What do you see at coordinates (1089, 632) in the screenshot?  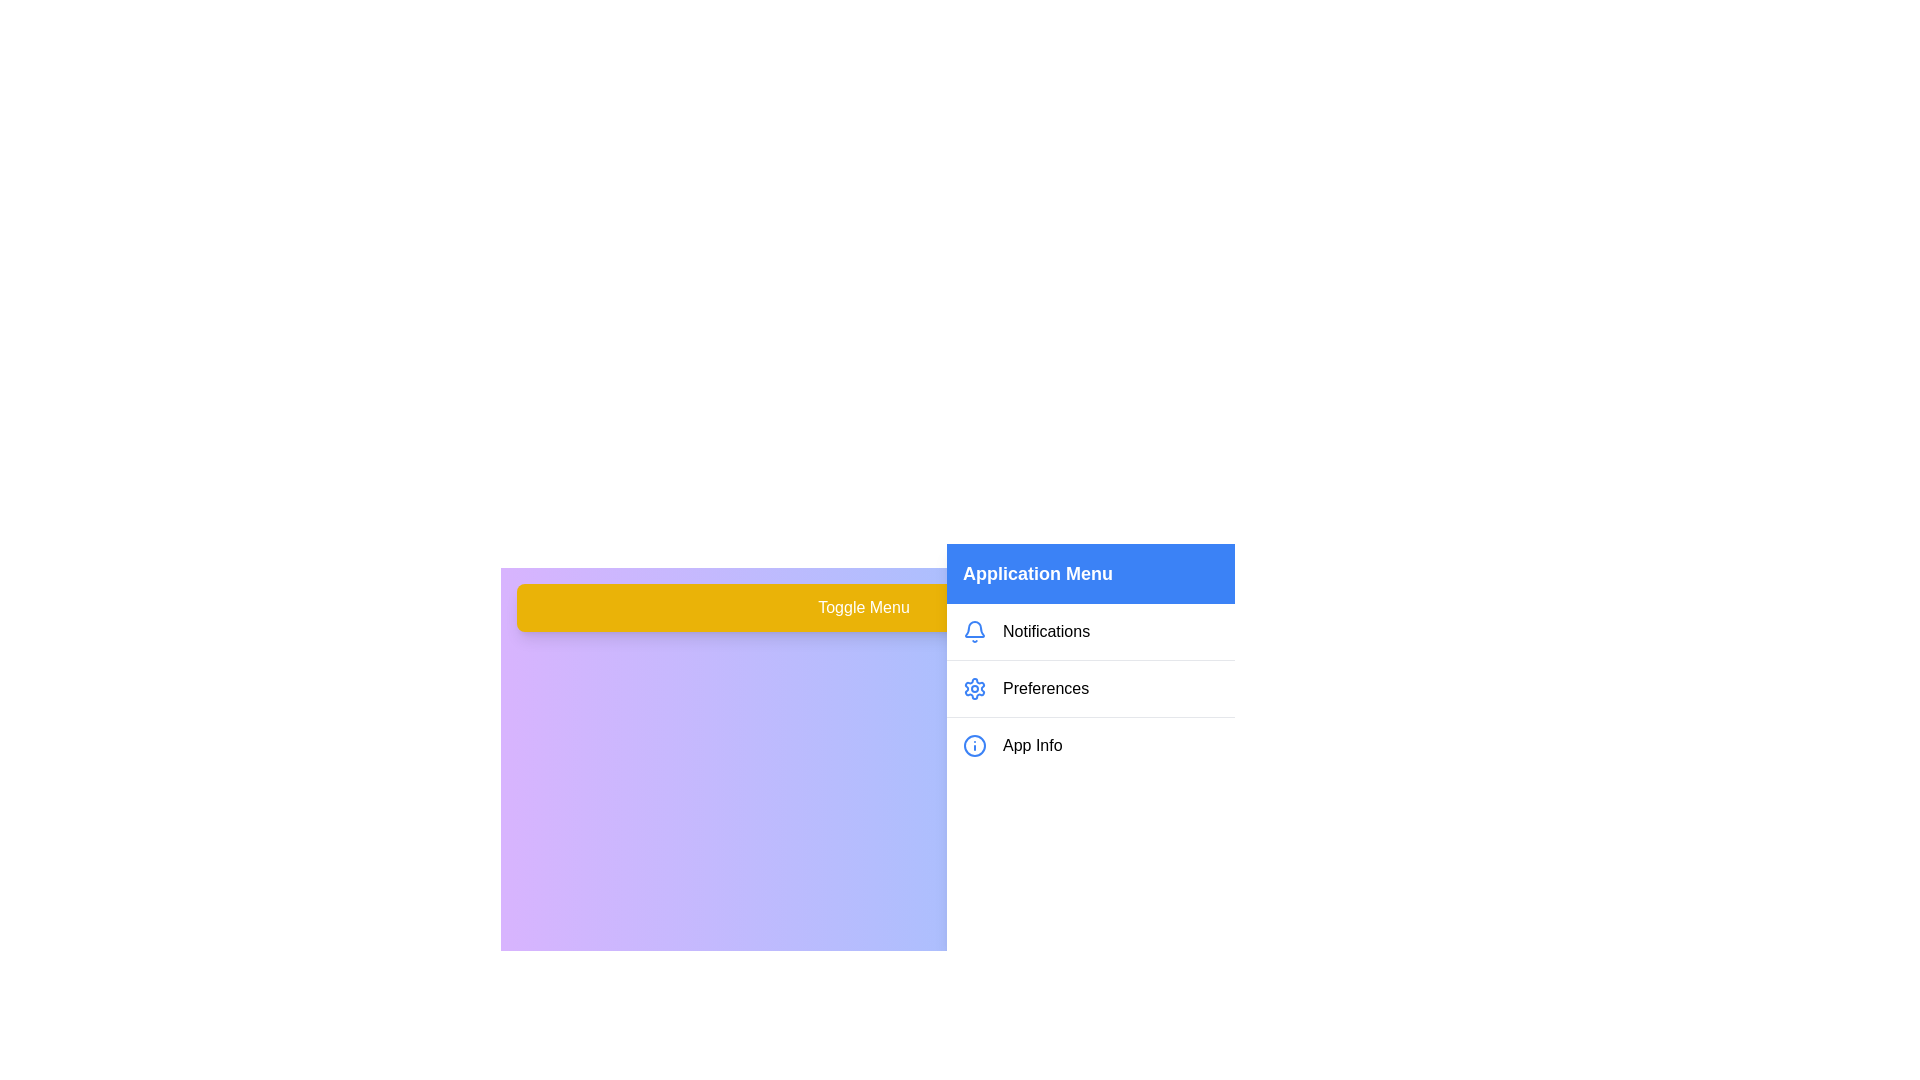 I see `the 'Notifications' menu item` at bounding box center [1089, 632].